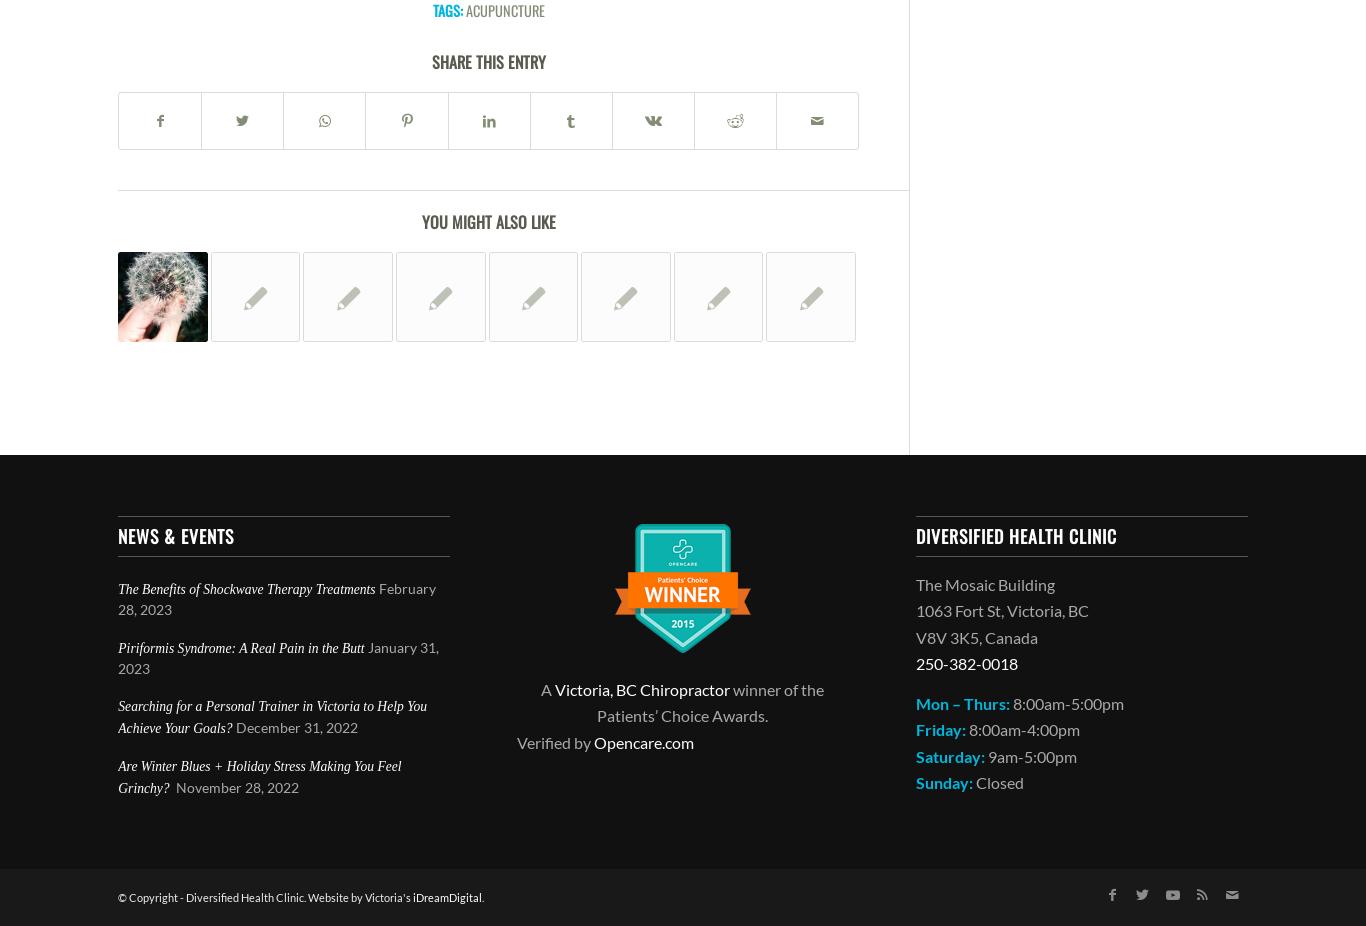 The width and height of the screenshot is (1366, 926). Describe the element at coordinates (1002, 609) in the screenshot. I see `'1063 Fort St, Victoria, BC'` at that location.